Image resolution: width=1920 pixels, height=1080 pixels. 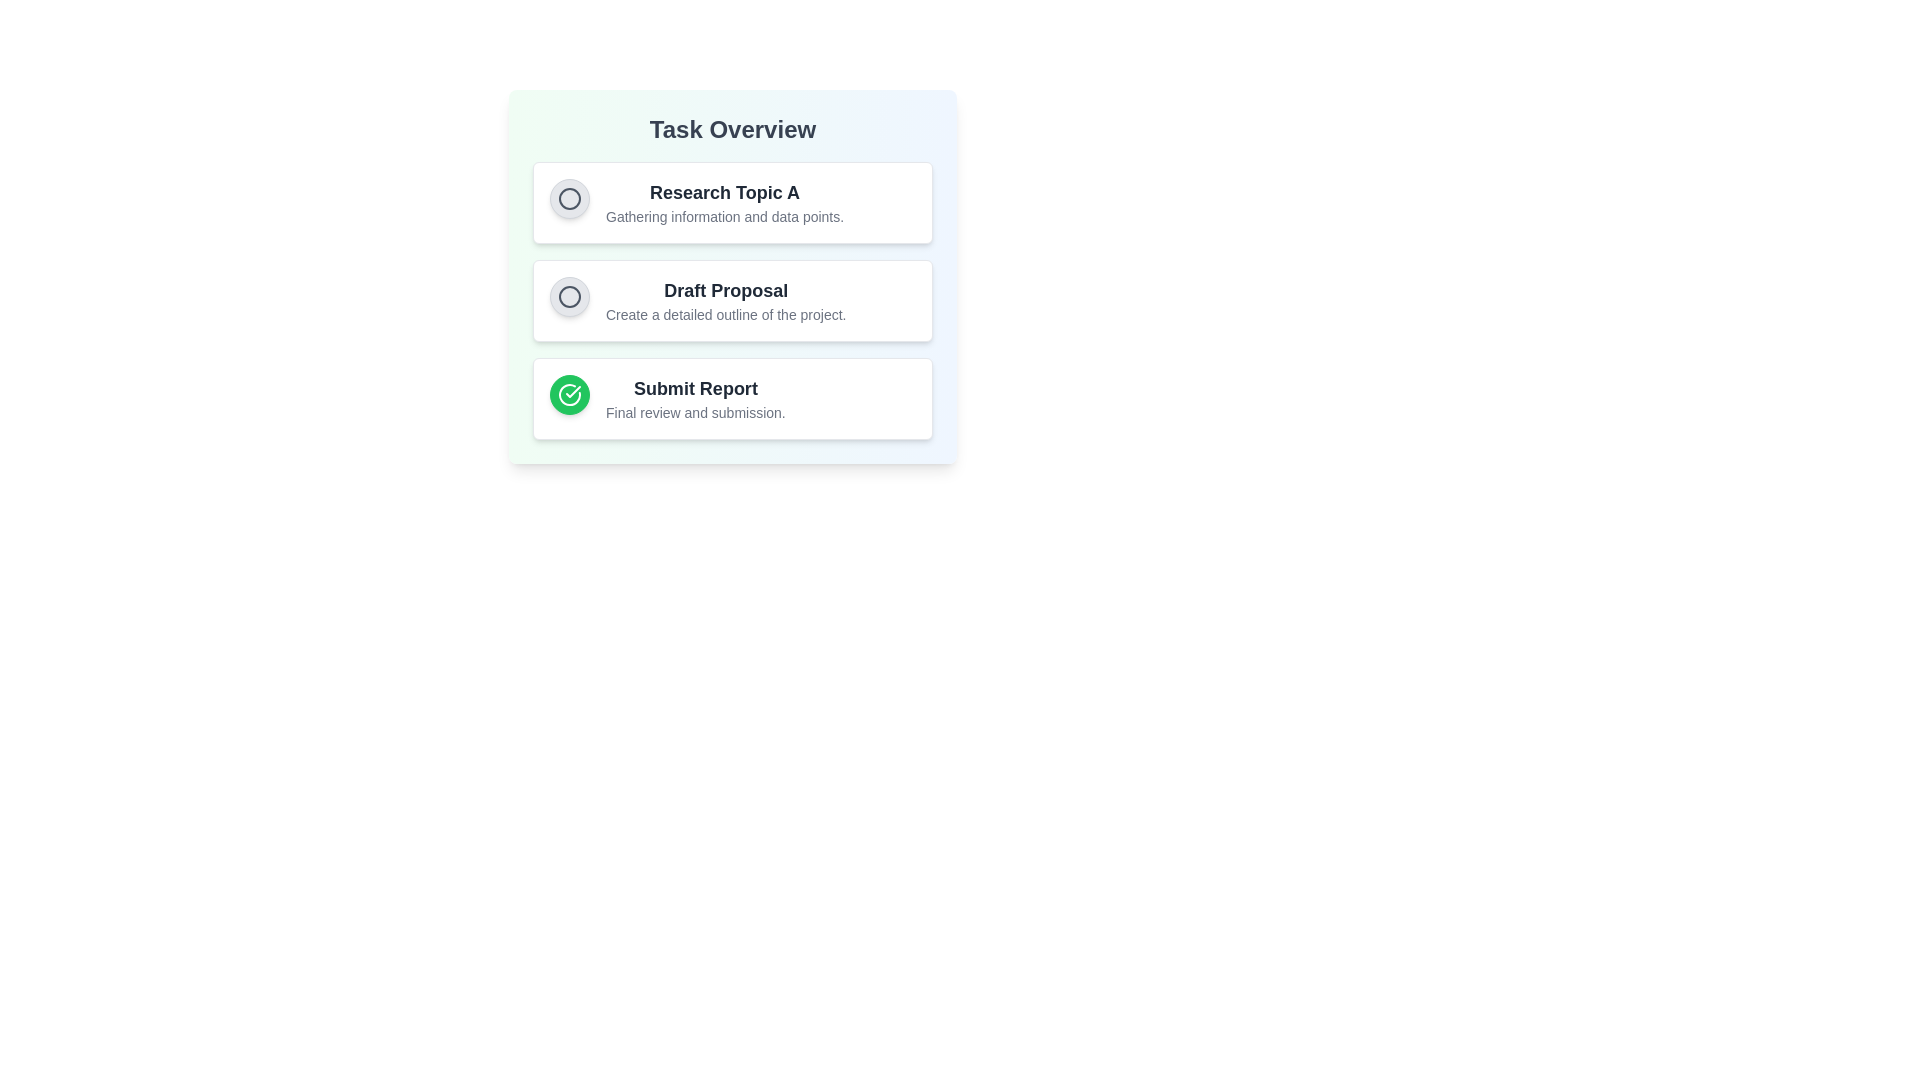 What do you see at coordinates (732, 300) in the screenshot?
I see `the second item card in the 'Task Overview' section that describes the 'Draft Proposal' phase` at bounding box center [732, 300].